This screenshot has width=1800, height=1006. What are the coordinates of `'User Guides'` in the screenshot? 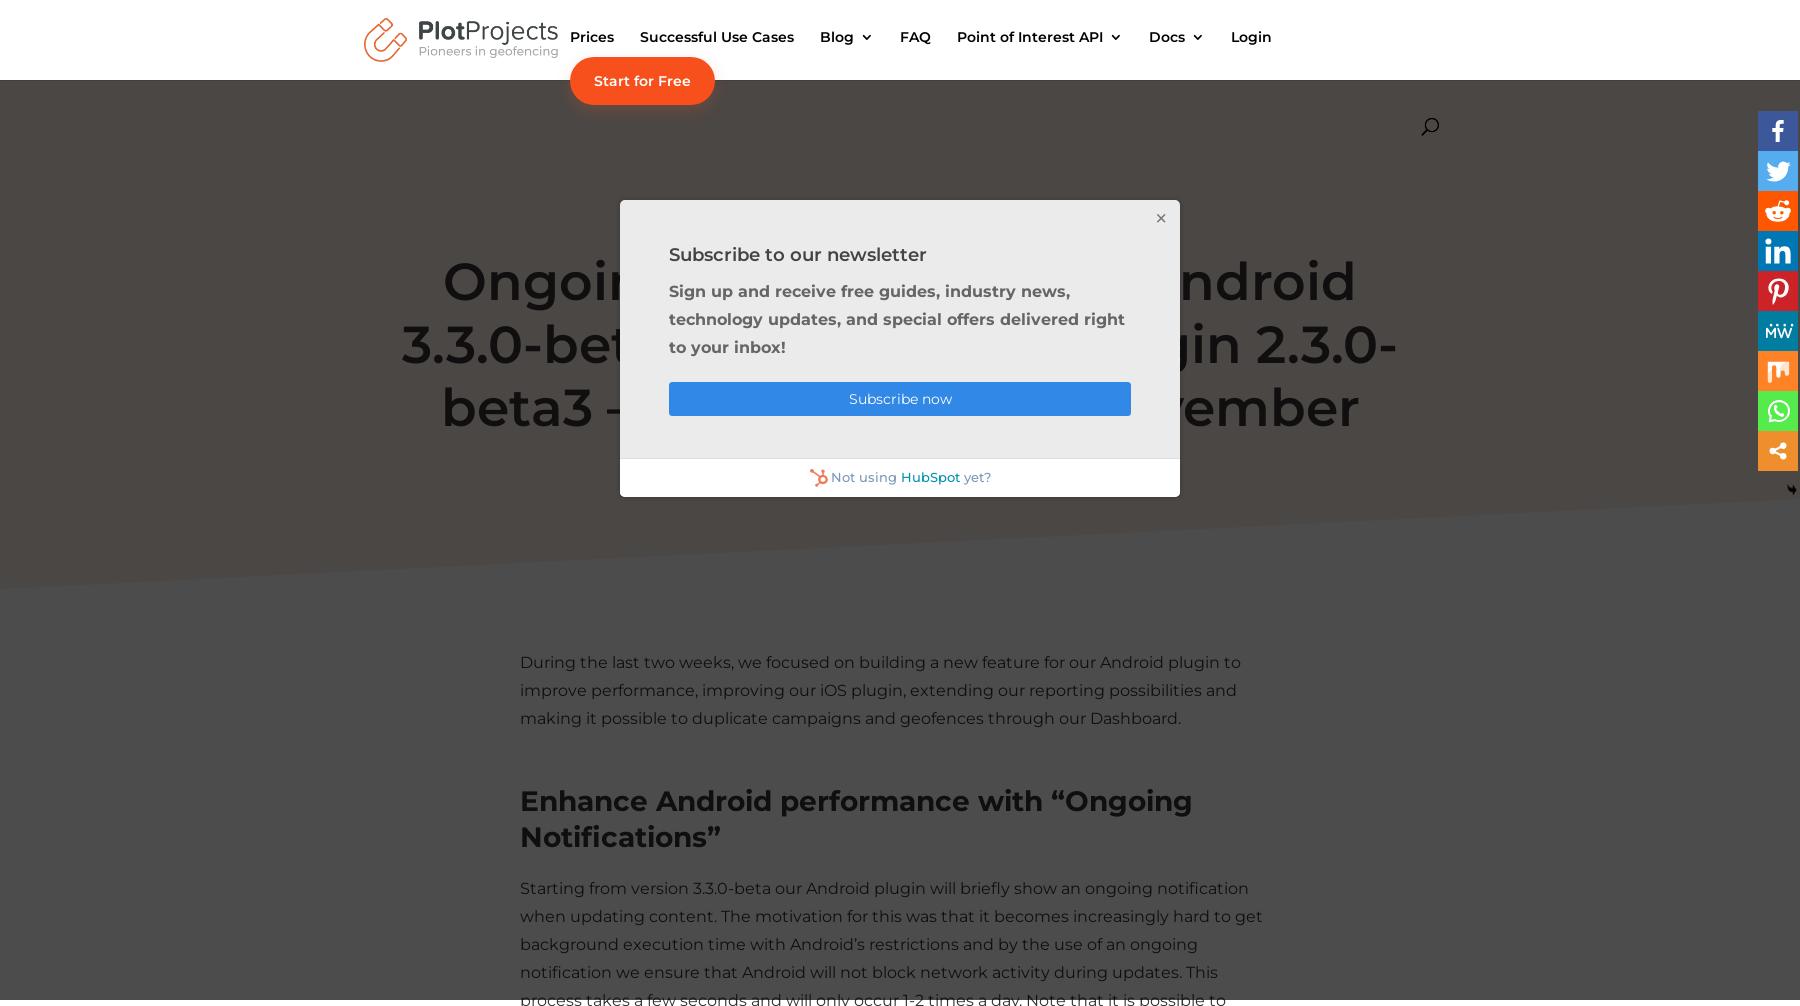 It's located at (1232, 237).